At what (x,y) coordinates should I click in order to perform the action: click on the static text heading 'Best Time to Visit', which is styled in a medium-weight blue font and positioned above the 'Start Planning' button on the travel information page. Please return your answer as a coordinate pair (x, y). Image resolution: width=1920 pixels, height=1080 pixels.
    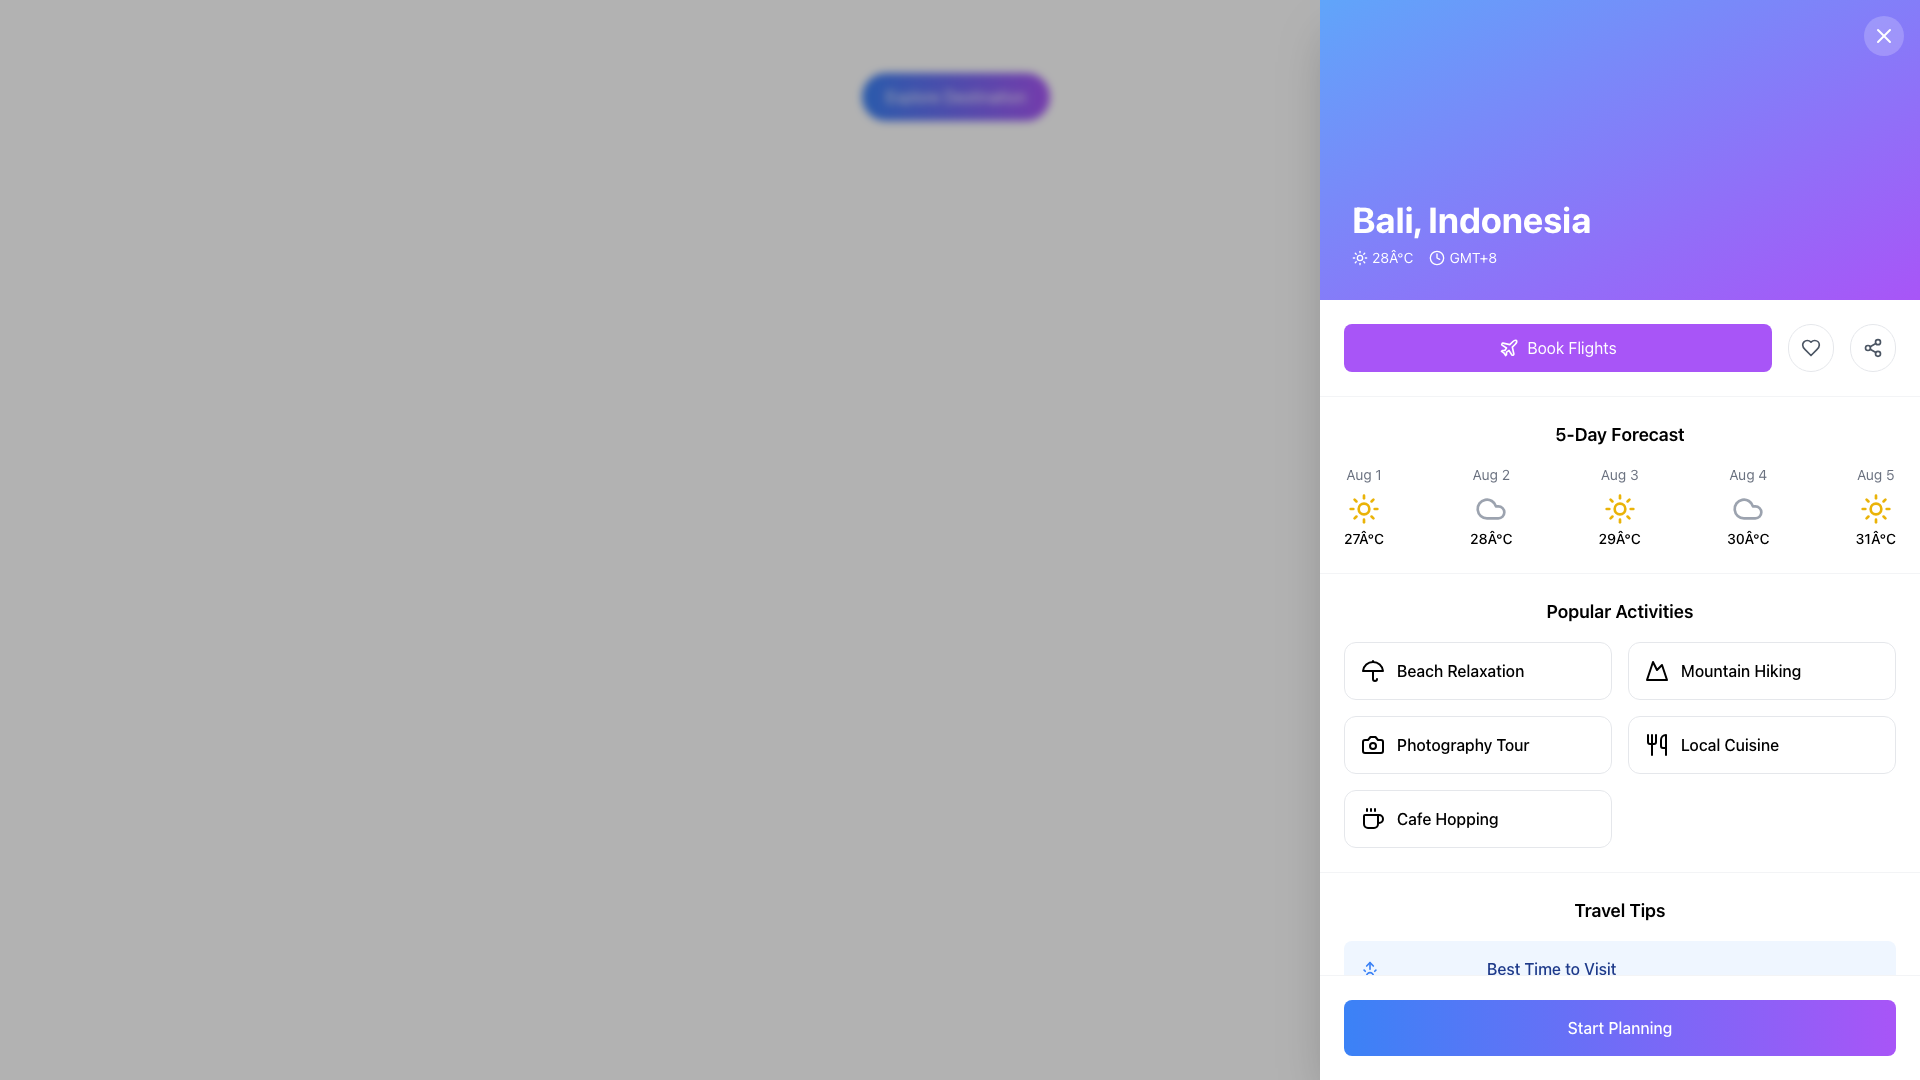
    Looking at the image, I should click on (1550, 967).